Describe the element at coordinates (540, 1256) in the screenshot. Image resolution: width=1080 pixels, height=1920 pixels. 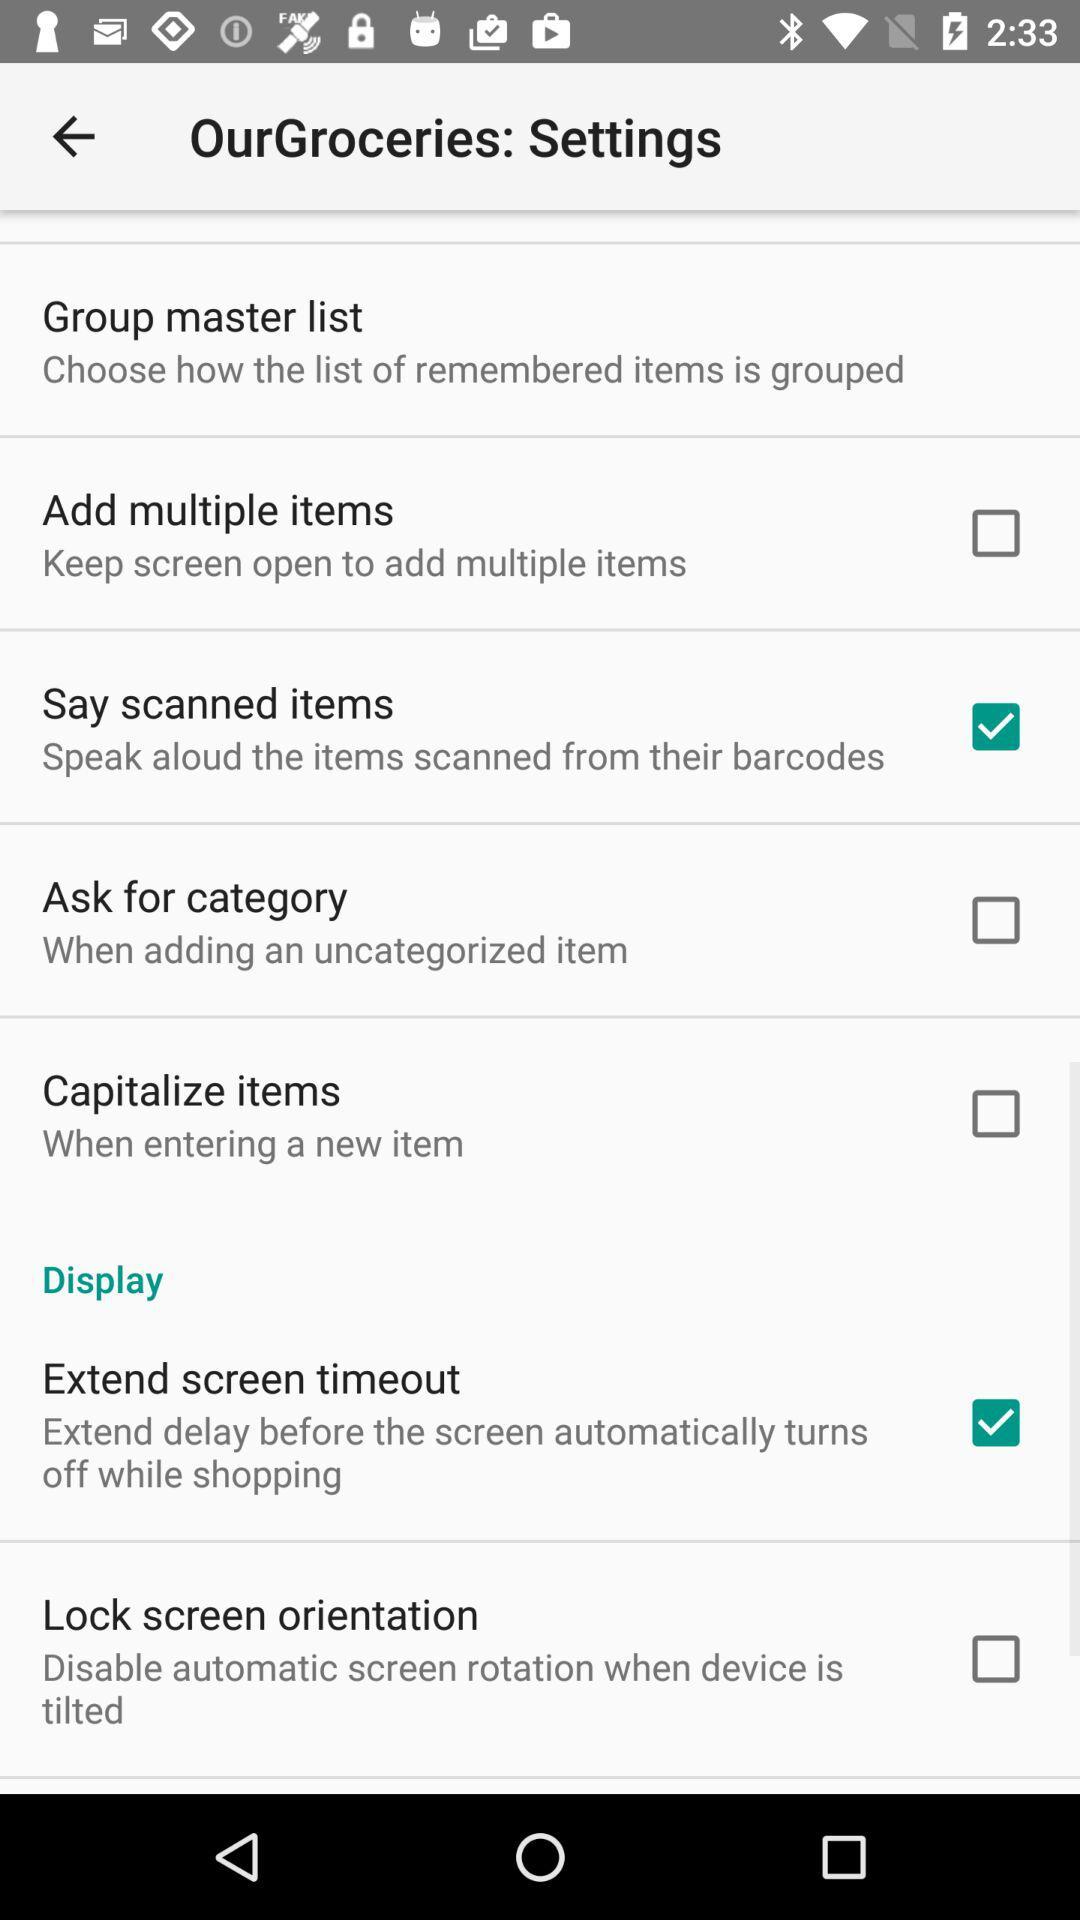
I see `item above the extend screen timeout item` at that location.